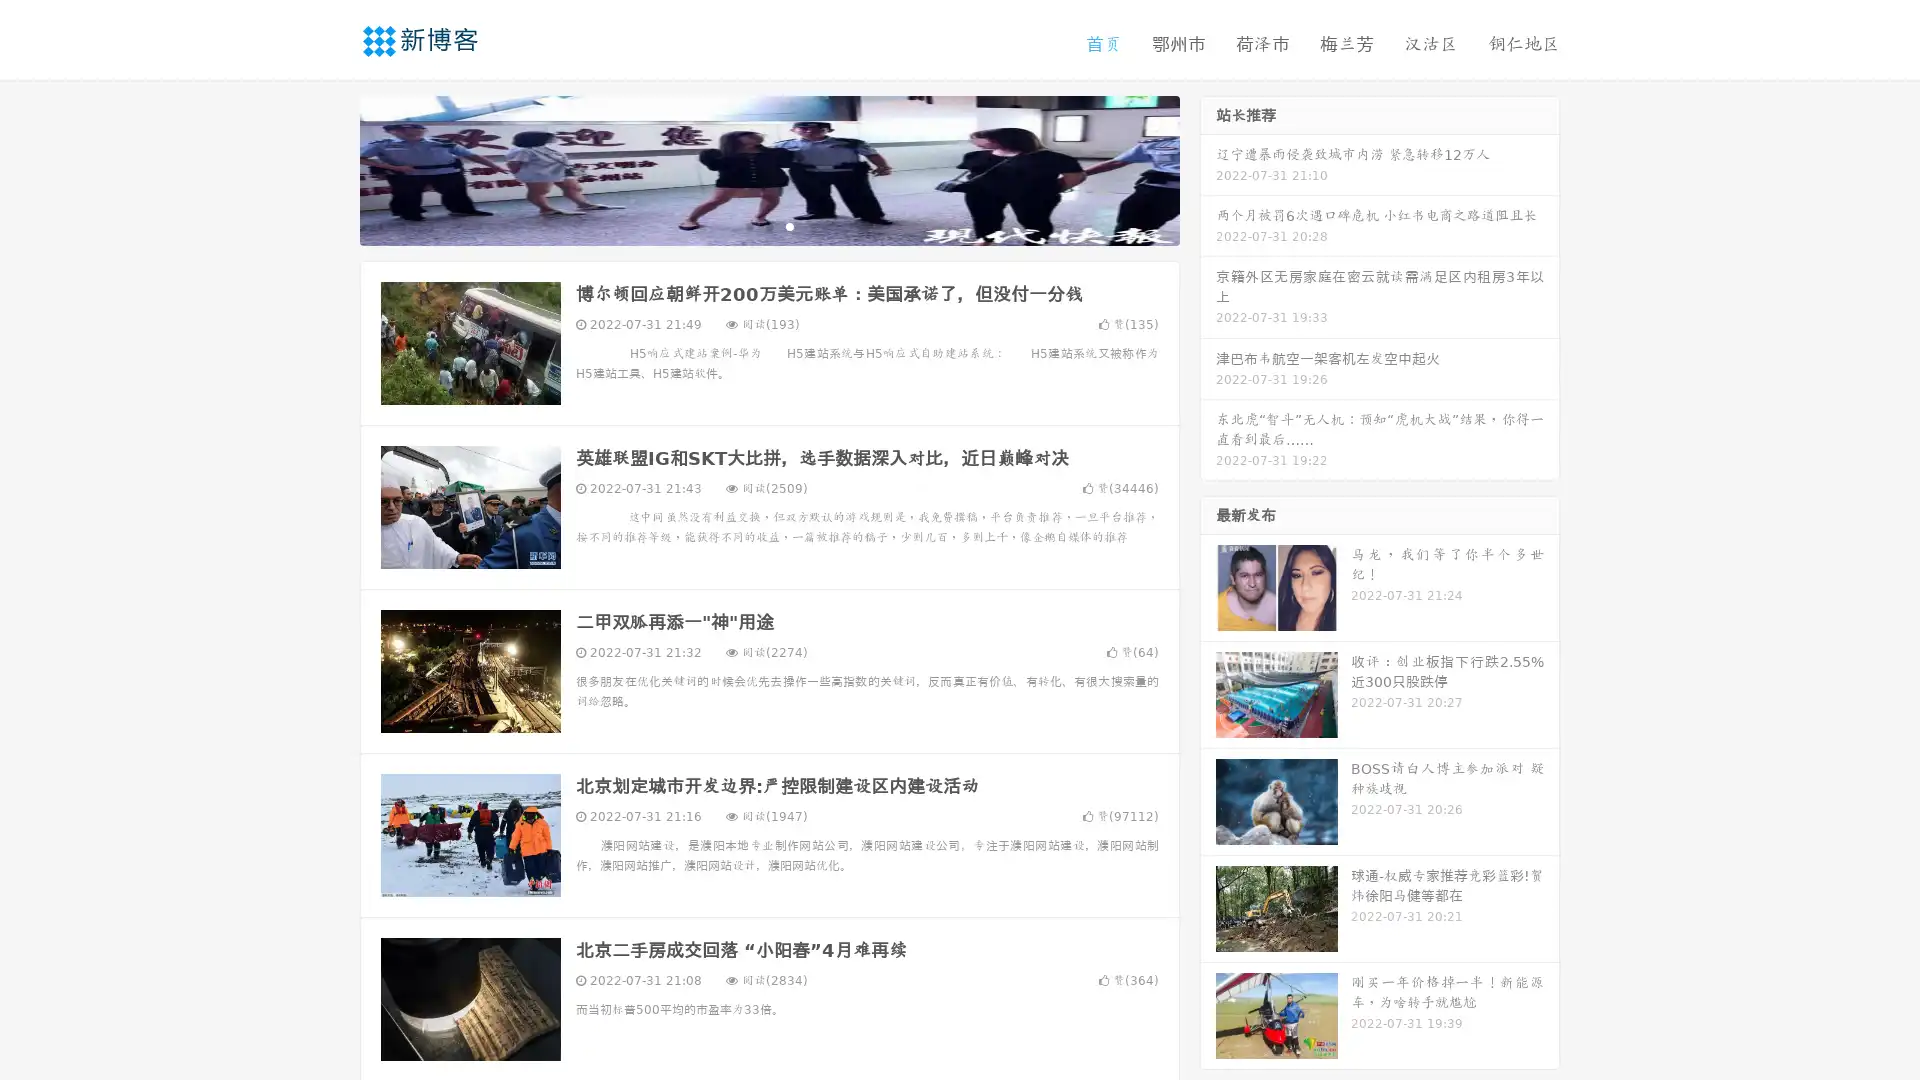  What do you see at coordinates (1208, 168) in the screenshot?
I see `Next slide` at bounding box center [1208, 168].